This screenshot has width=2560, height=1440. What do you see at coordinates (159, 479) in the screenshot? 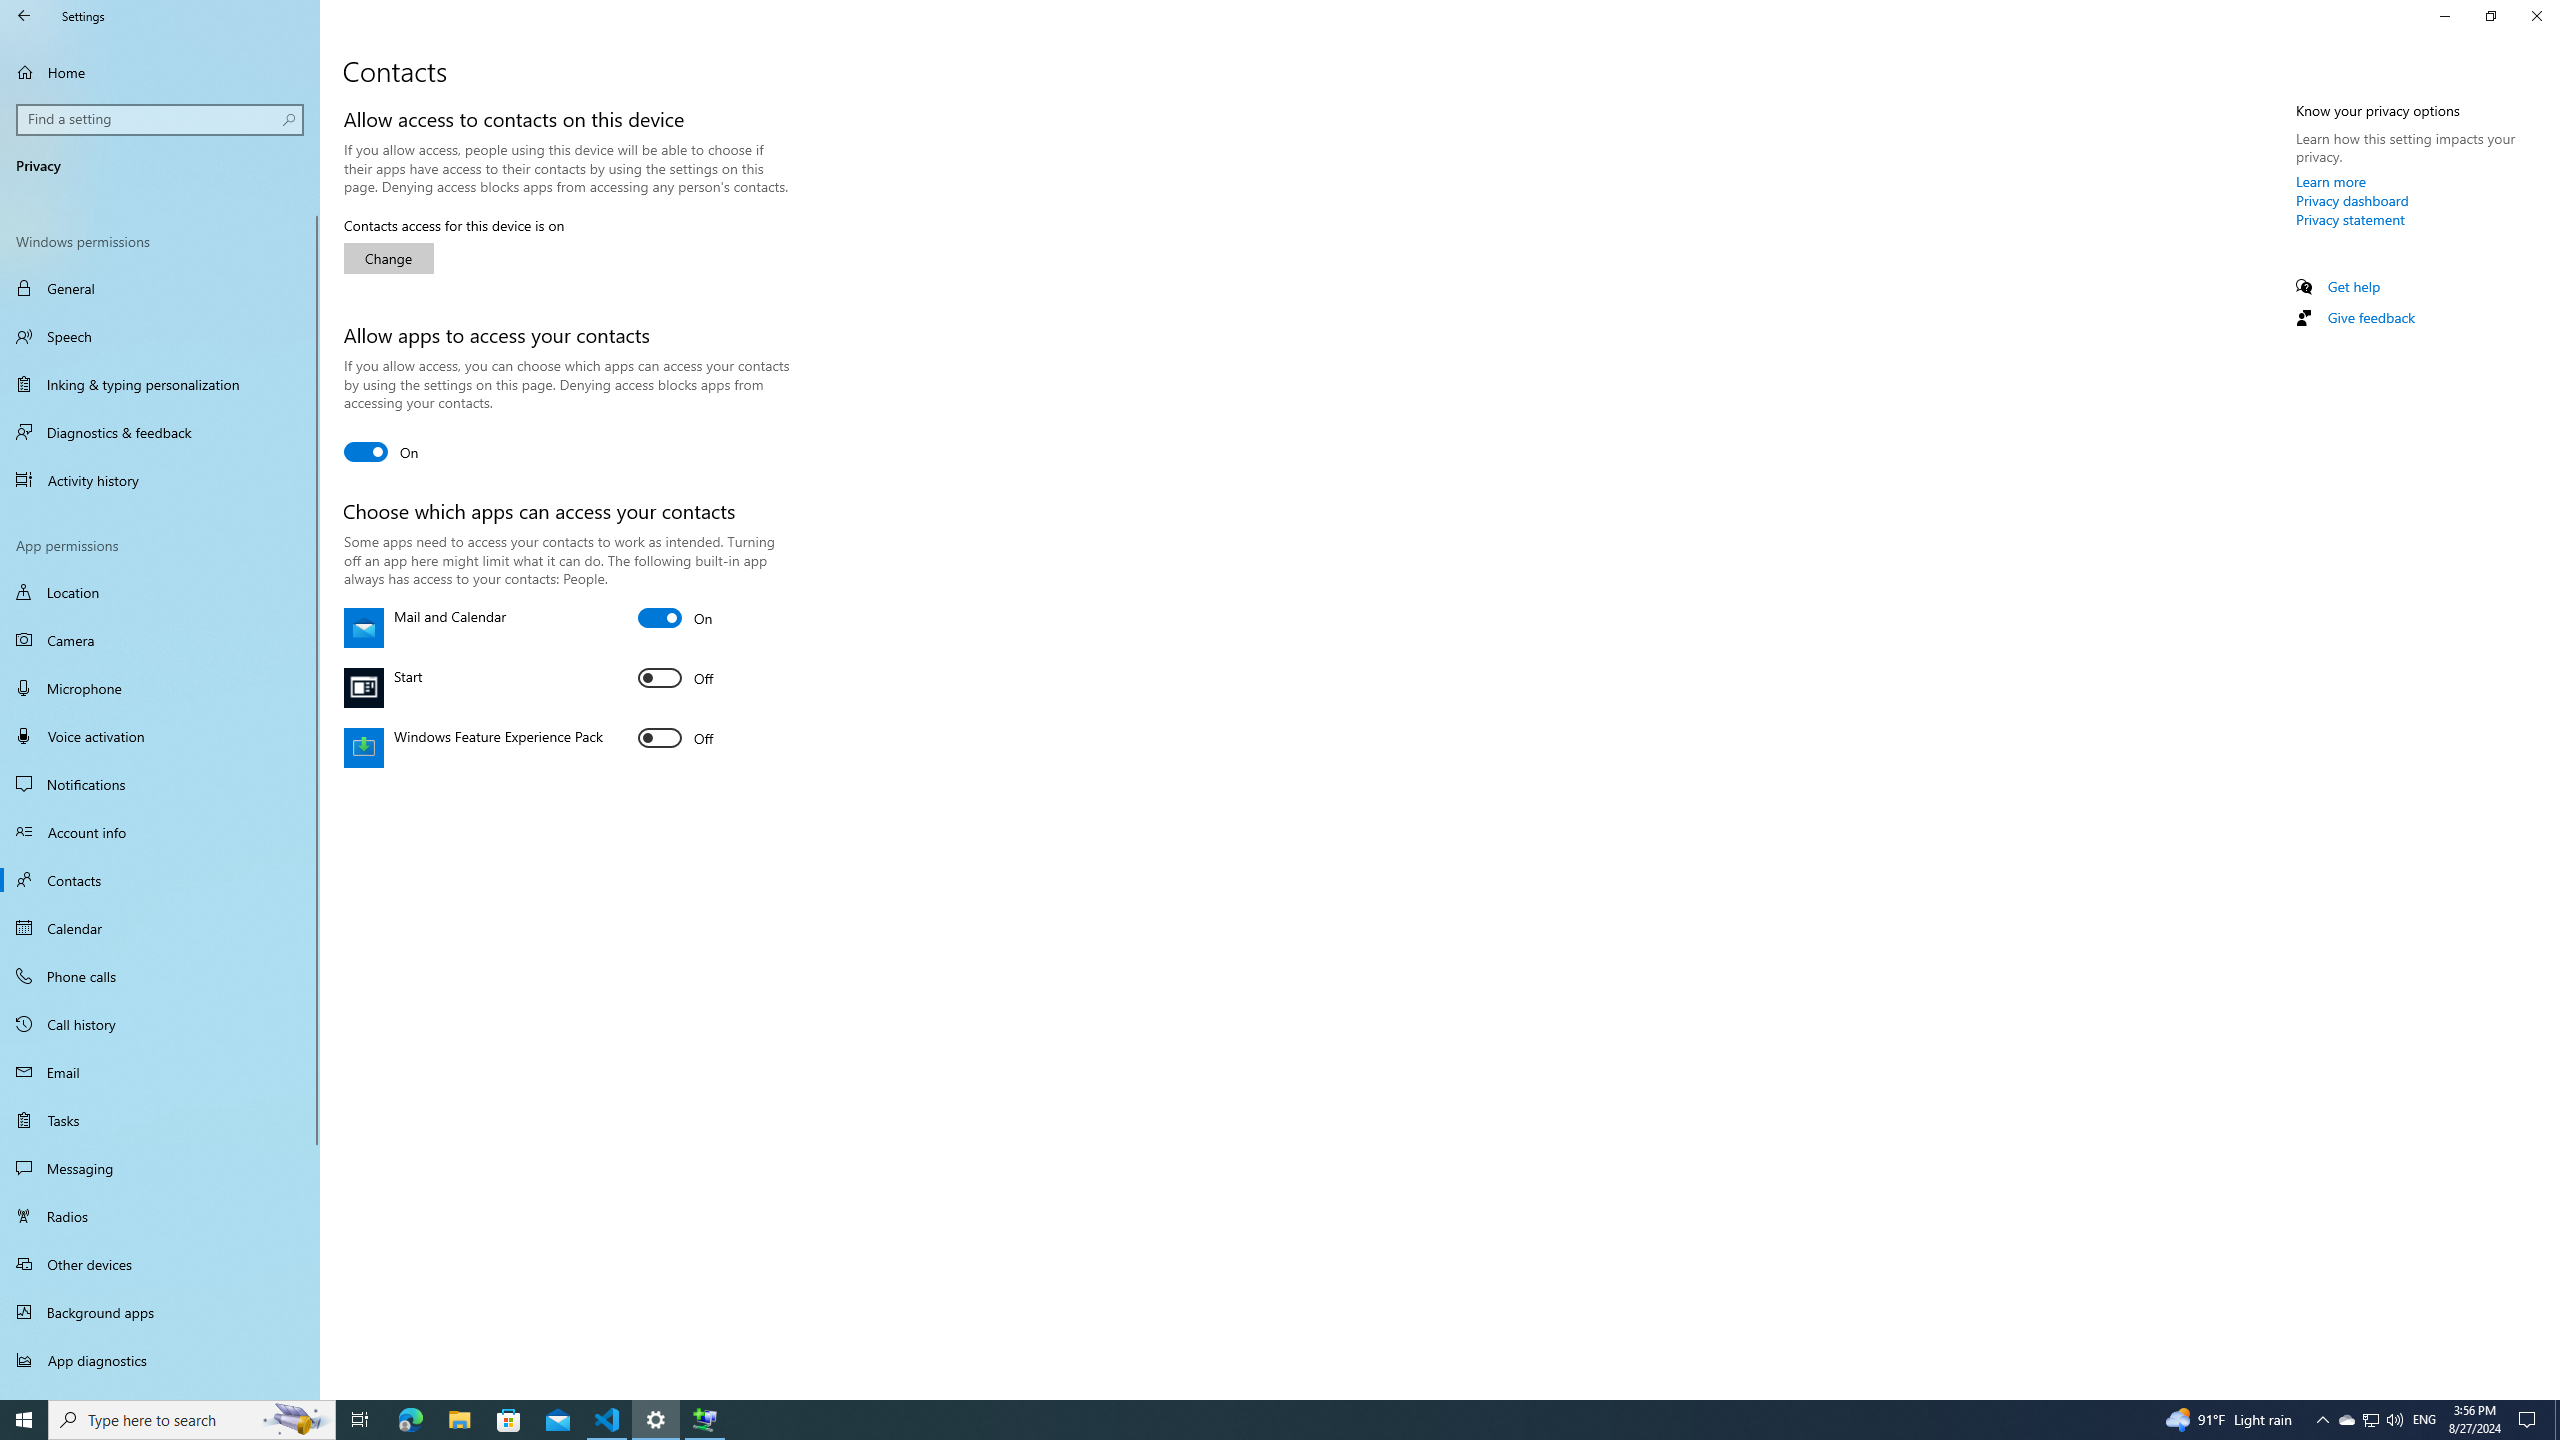
I see `'Activity history'` at bounding box center [159, 479].